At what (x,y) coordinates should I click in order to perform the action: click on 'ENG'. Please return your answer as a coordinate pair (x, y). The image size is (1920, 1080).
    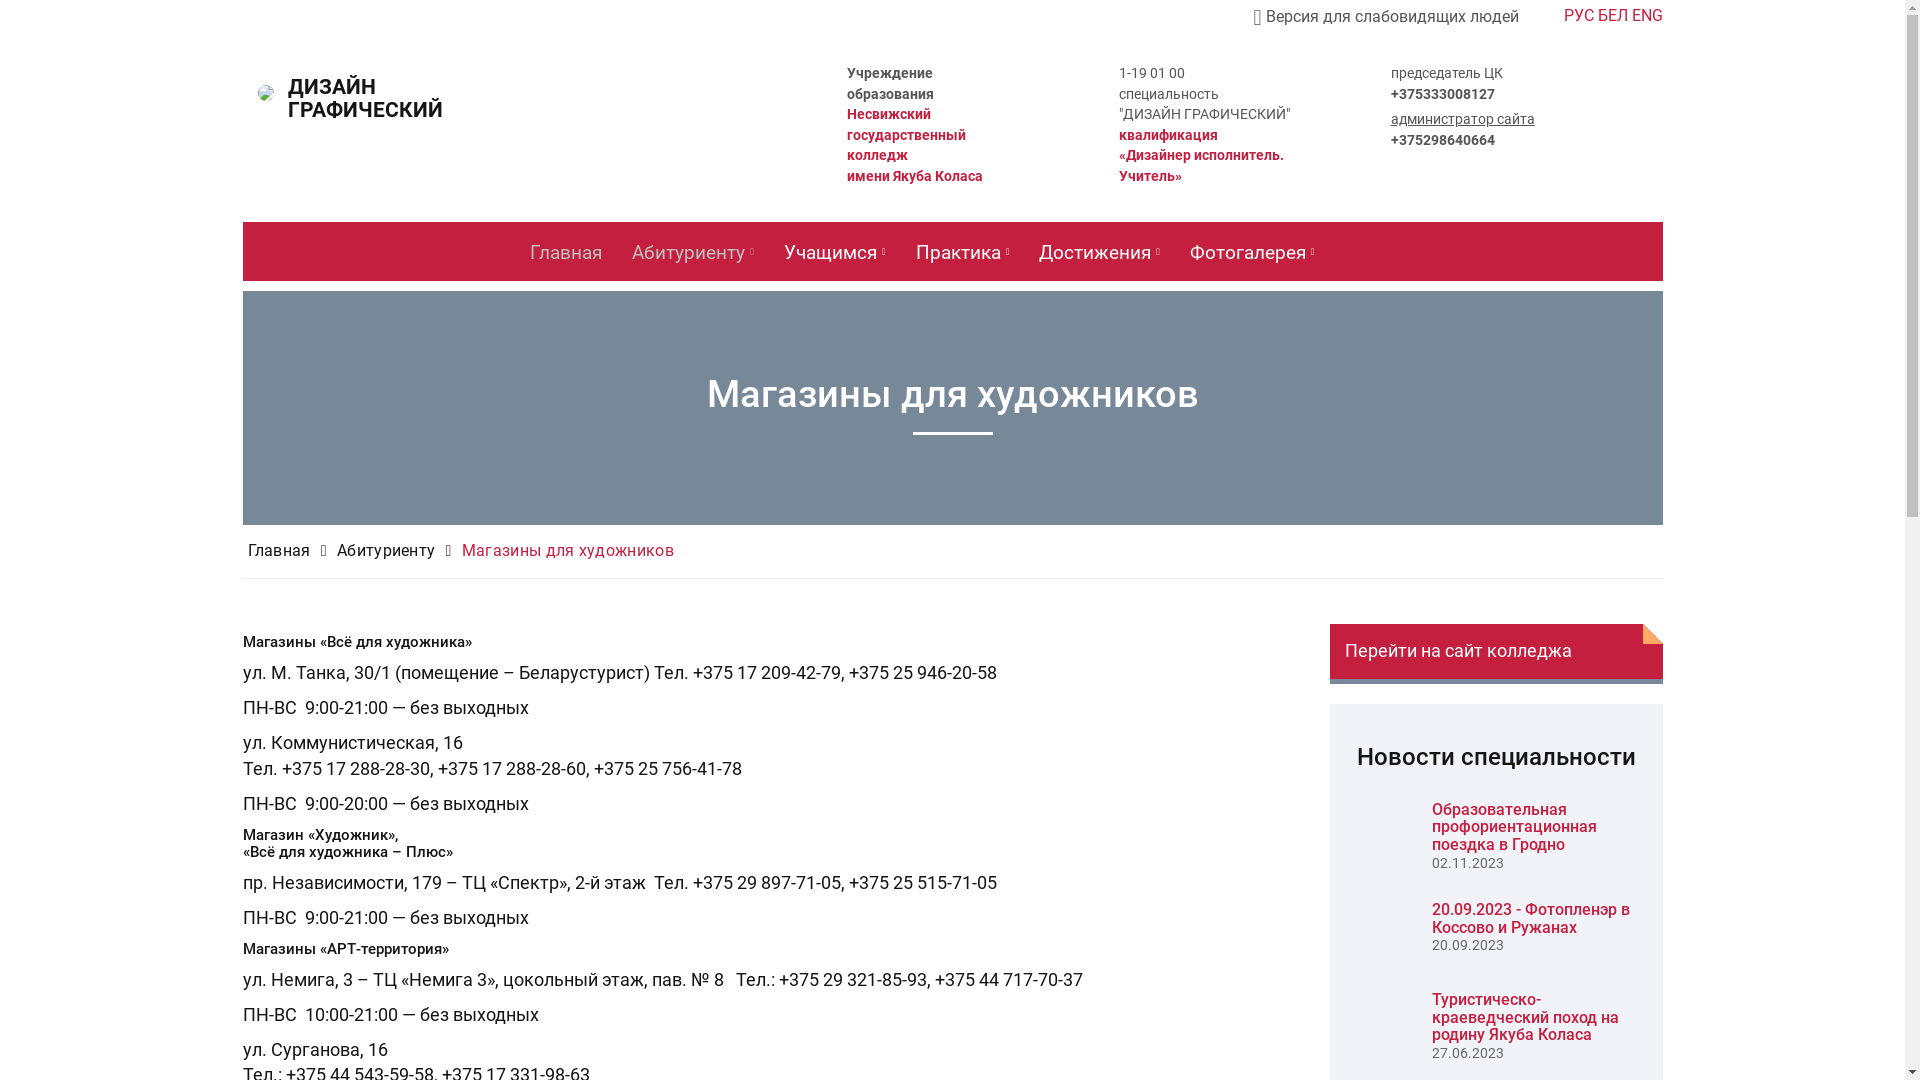
    Looking at the image, I should click on (1647, 15).